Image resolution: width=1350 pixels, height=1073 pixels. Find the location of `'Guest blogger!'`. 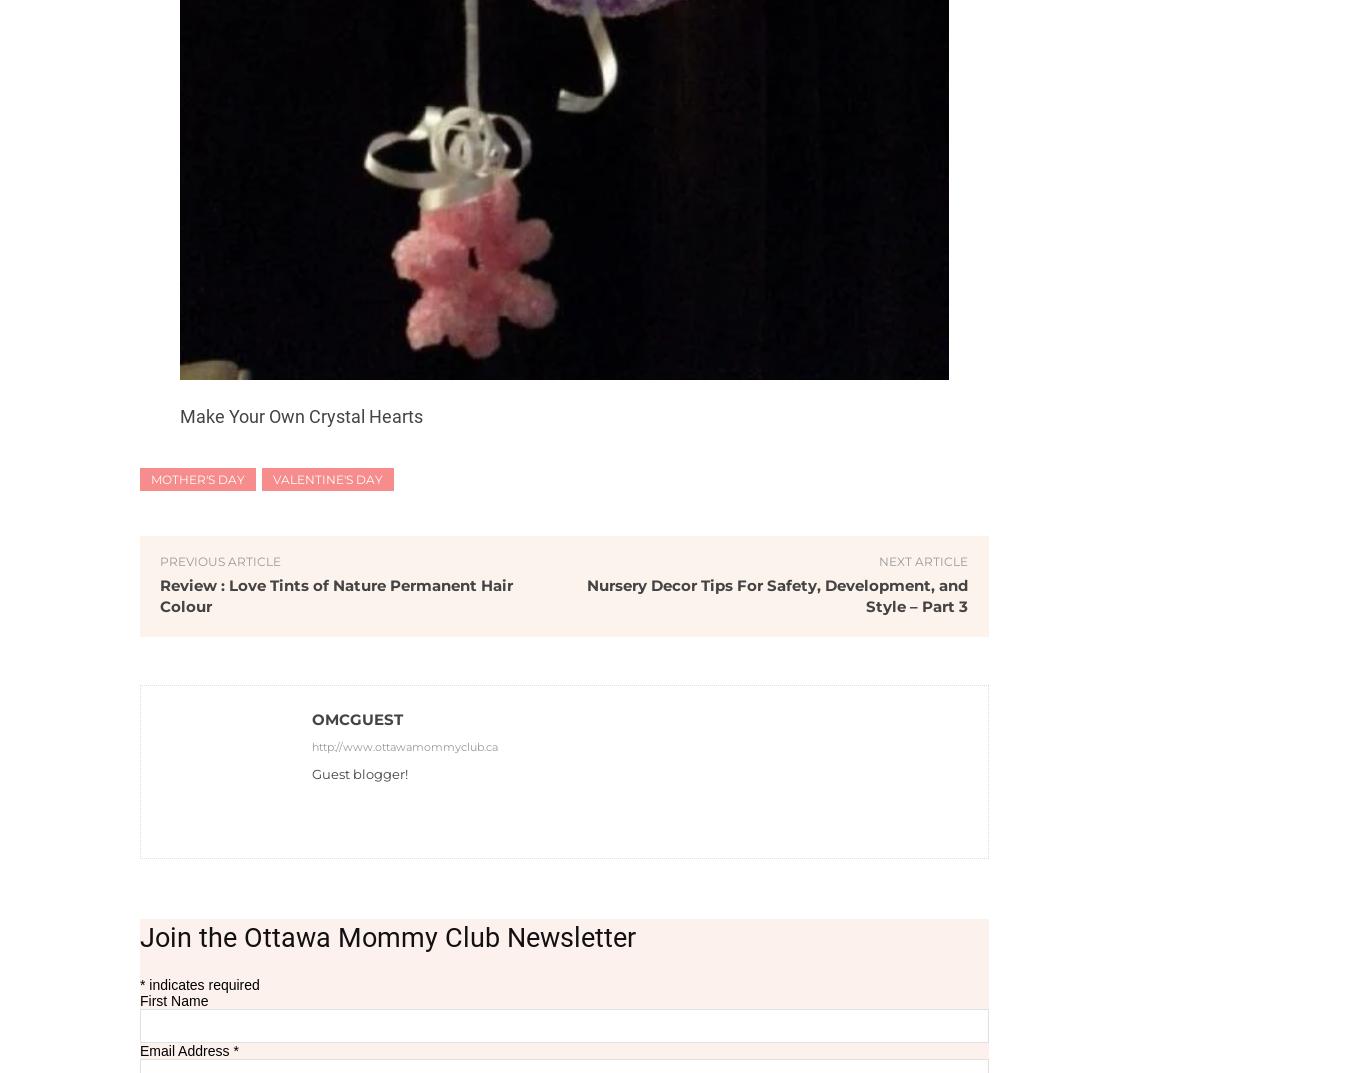

'Guest blogger!' is located at coordinates (360, 771).